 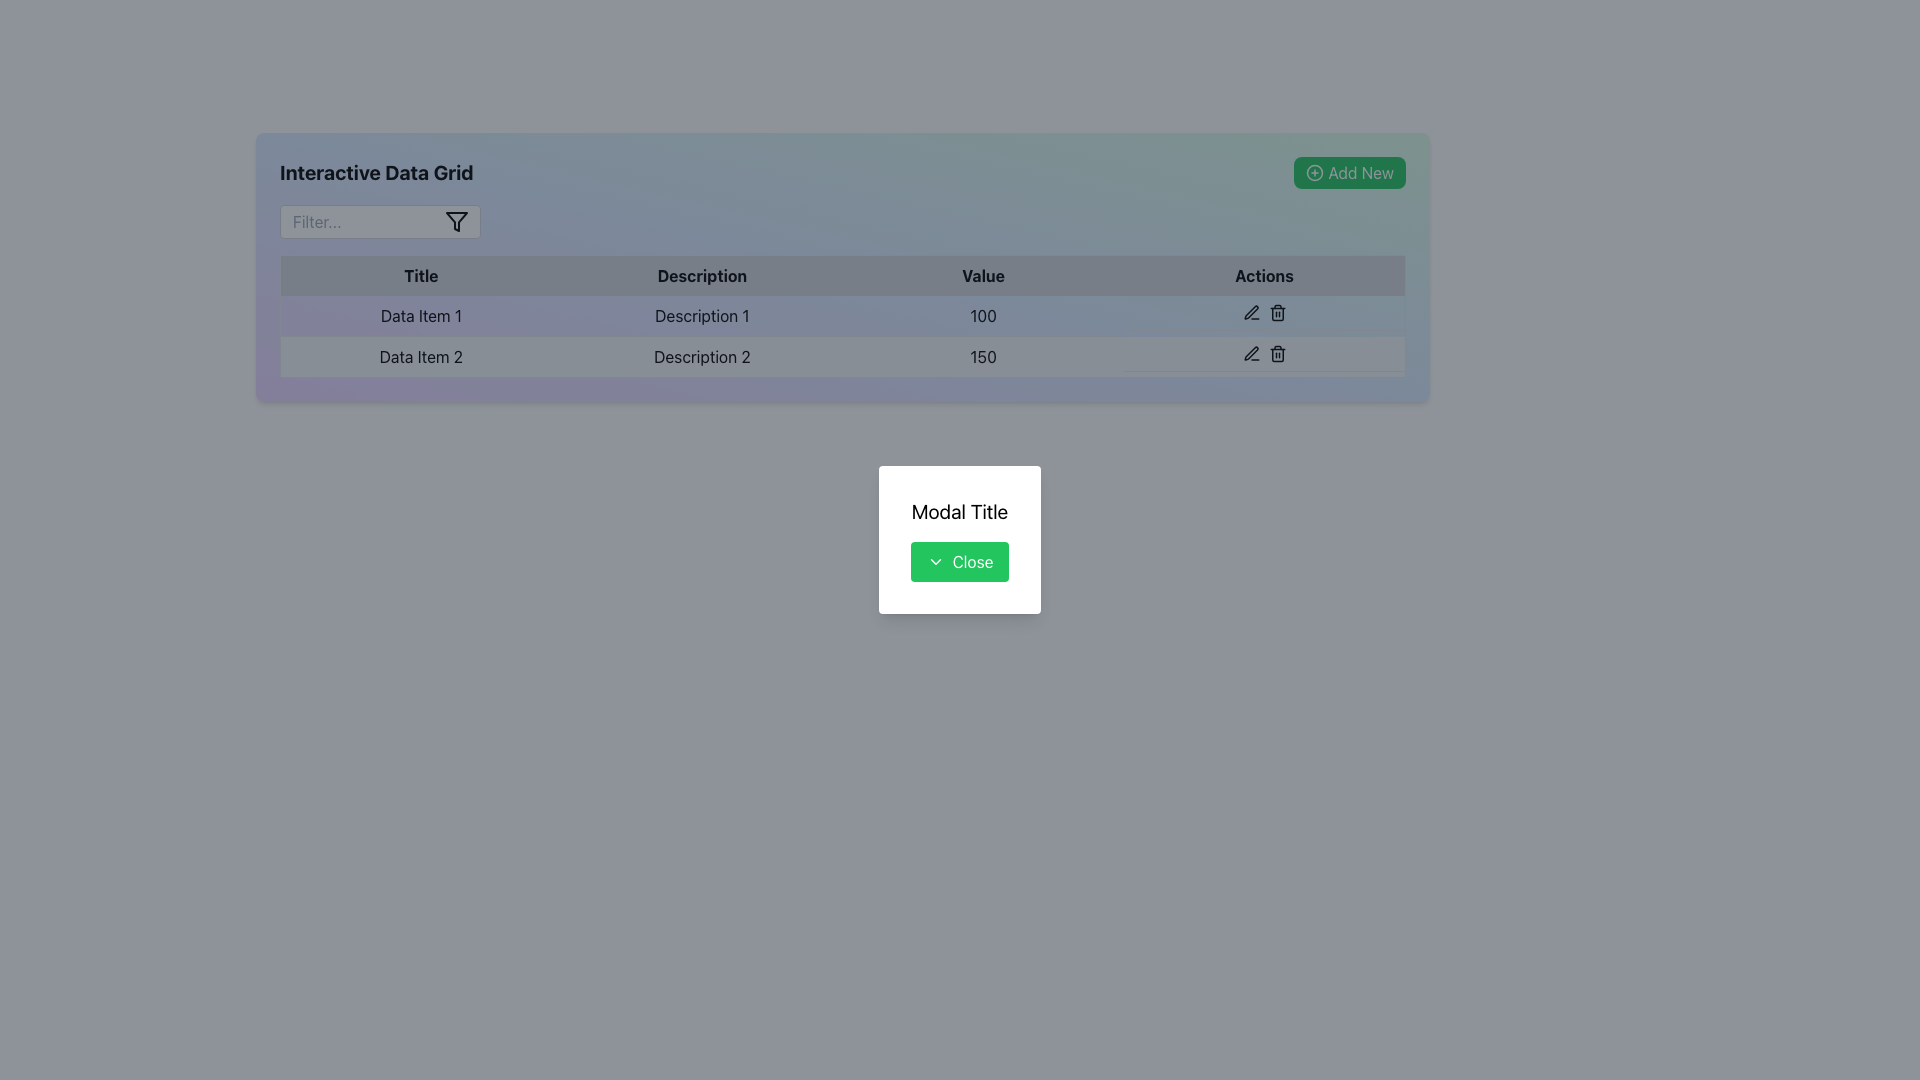 What do you see at coordinates (983, 275) in the screenshot?
I see `the header label for the 'Value' column in the data grid, which is the third column in the row of headings` at bounding box center [983, 275].